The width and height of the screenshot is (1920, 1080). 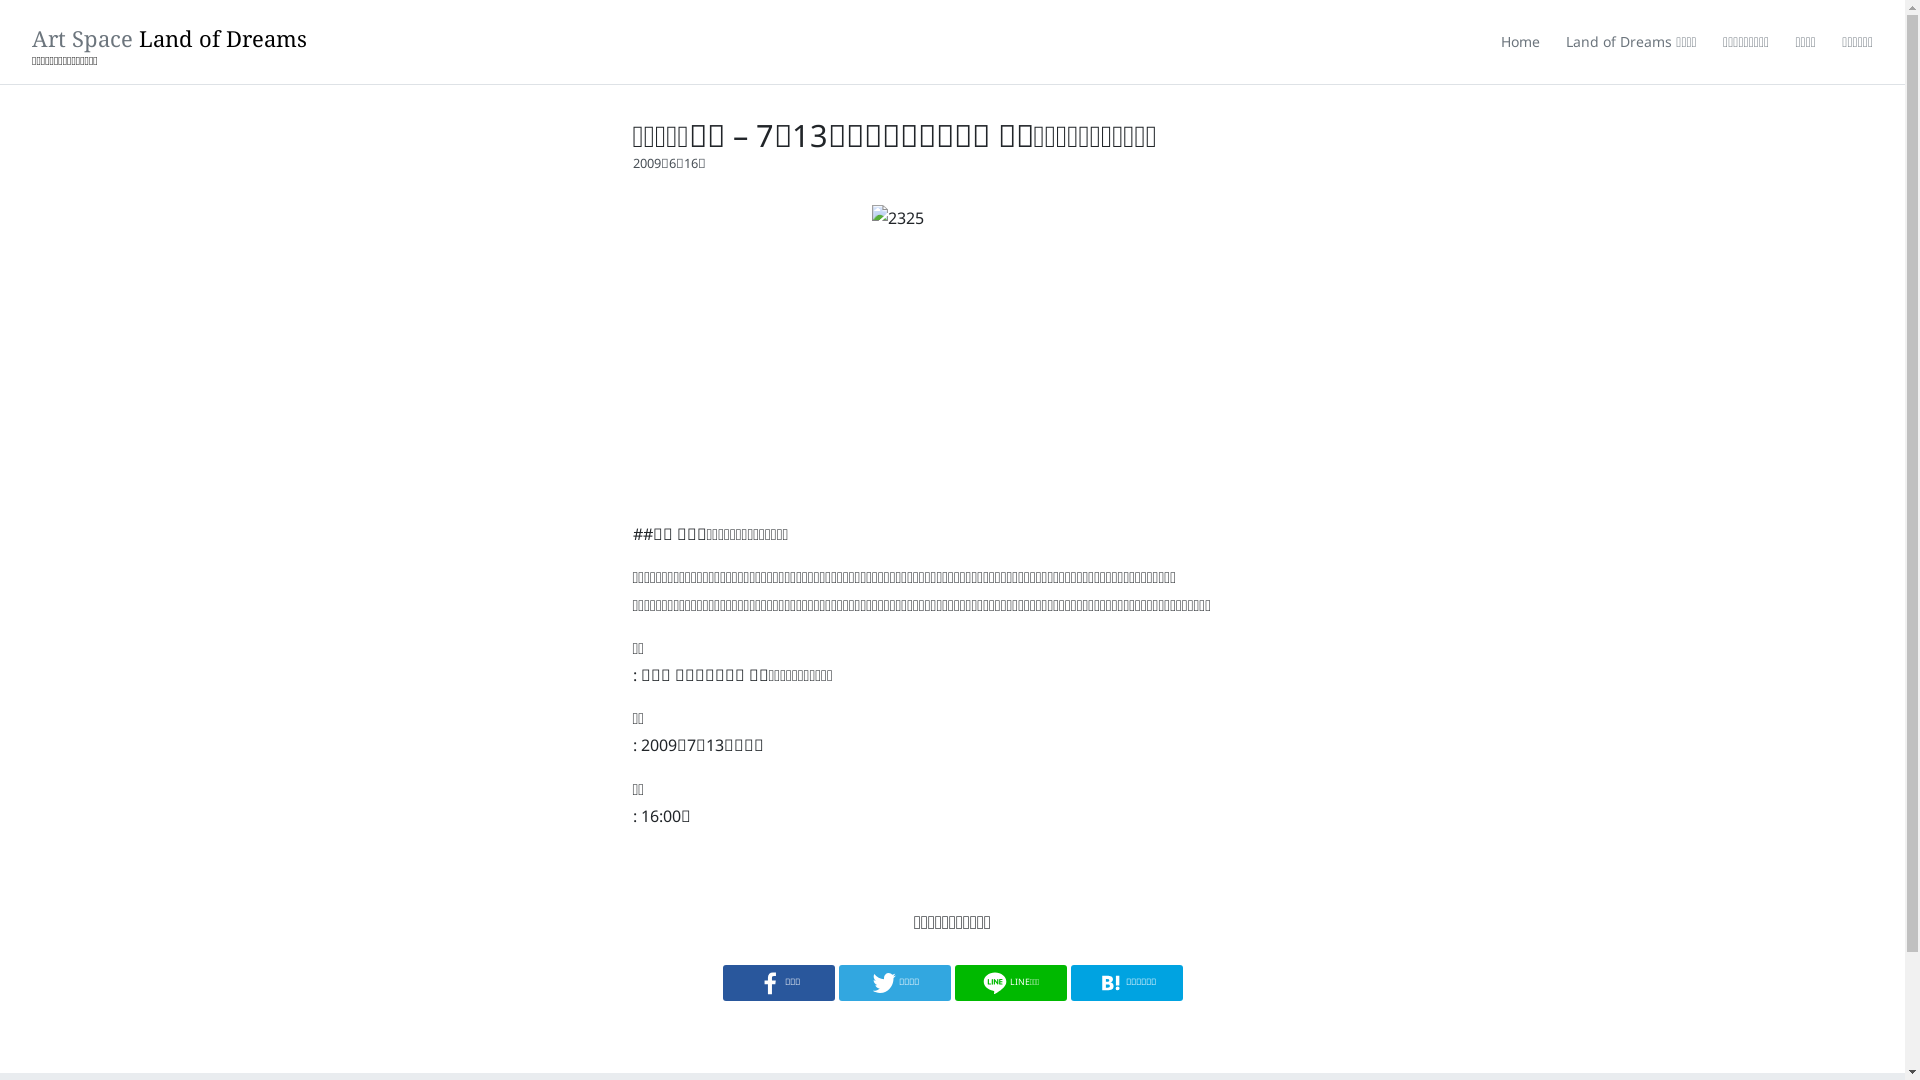 What do you see at coordinates (1520, 42) in the screenshot?
I see `'Home'` at bounding box center [1520, 42].